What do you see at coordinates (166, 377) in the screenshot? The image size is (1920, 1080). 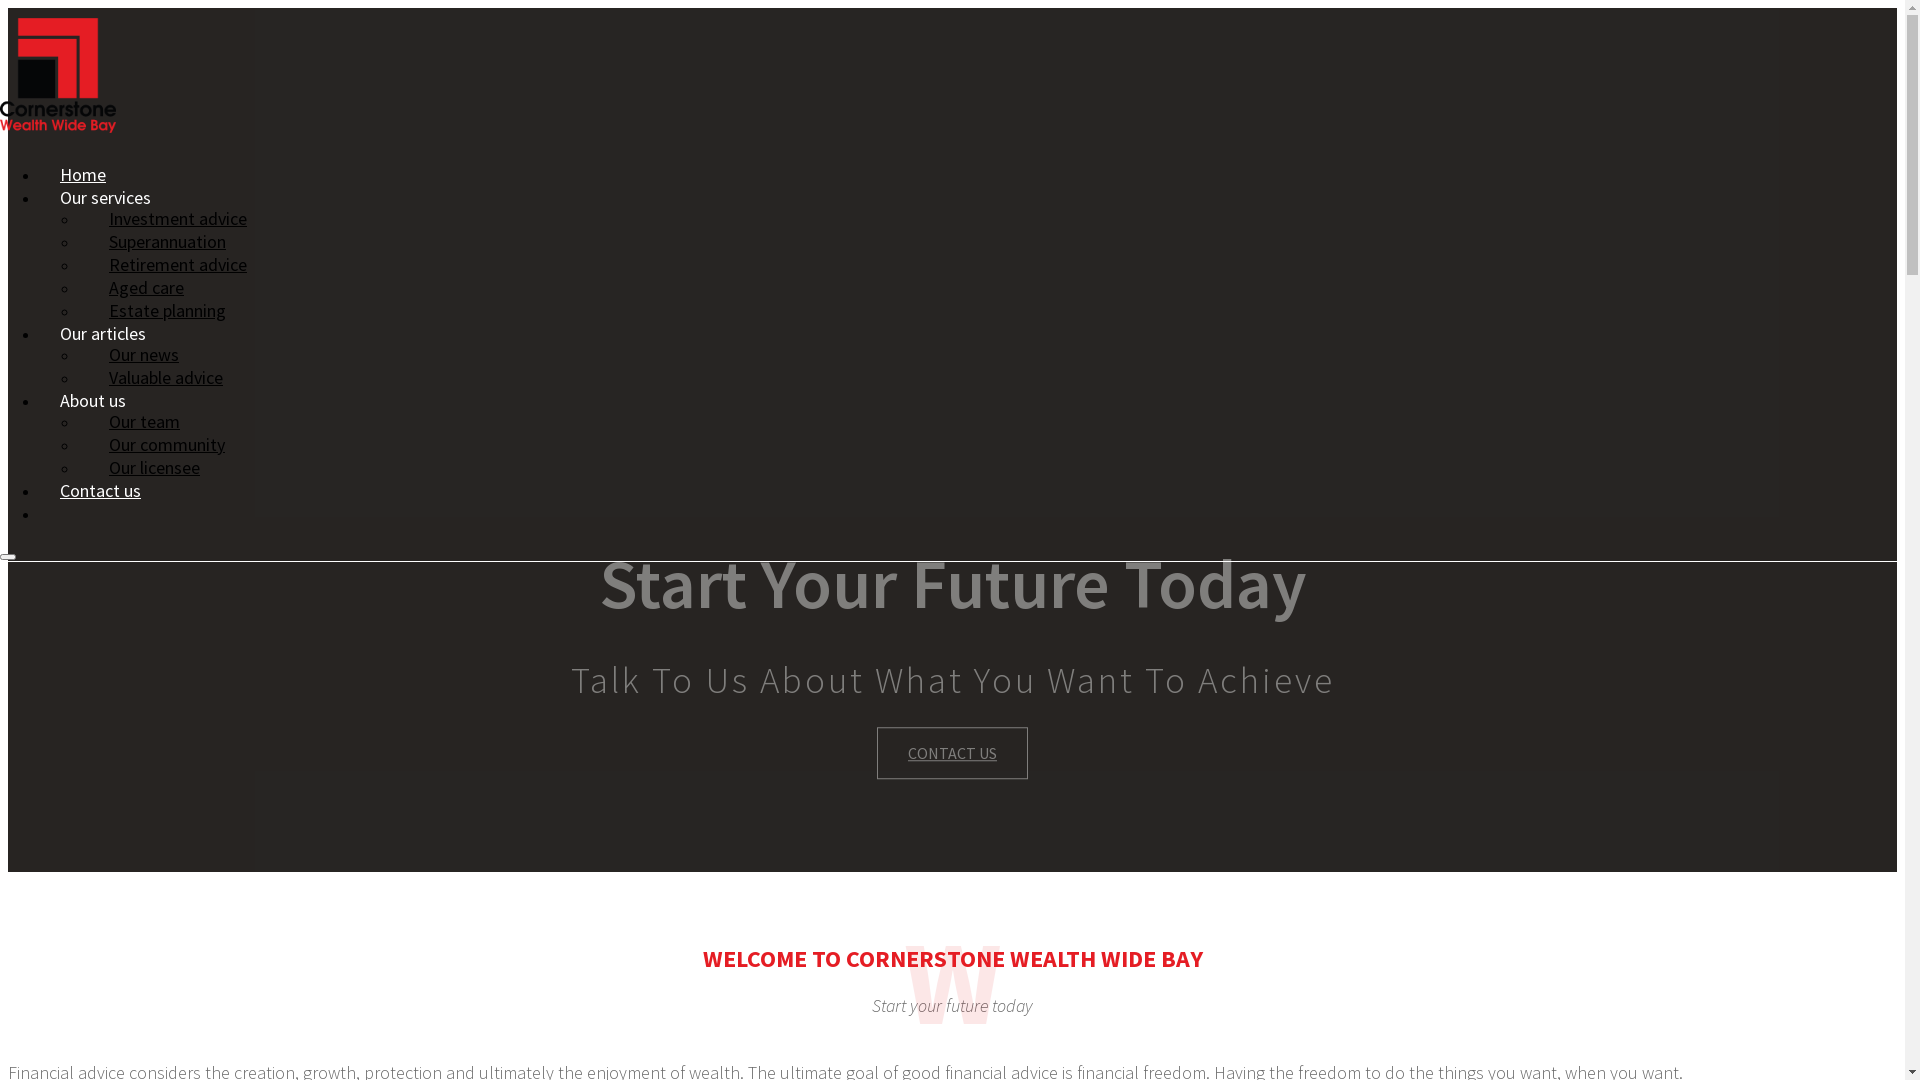 I see `'Valuable advice'` at bounding box center [166, 377].